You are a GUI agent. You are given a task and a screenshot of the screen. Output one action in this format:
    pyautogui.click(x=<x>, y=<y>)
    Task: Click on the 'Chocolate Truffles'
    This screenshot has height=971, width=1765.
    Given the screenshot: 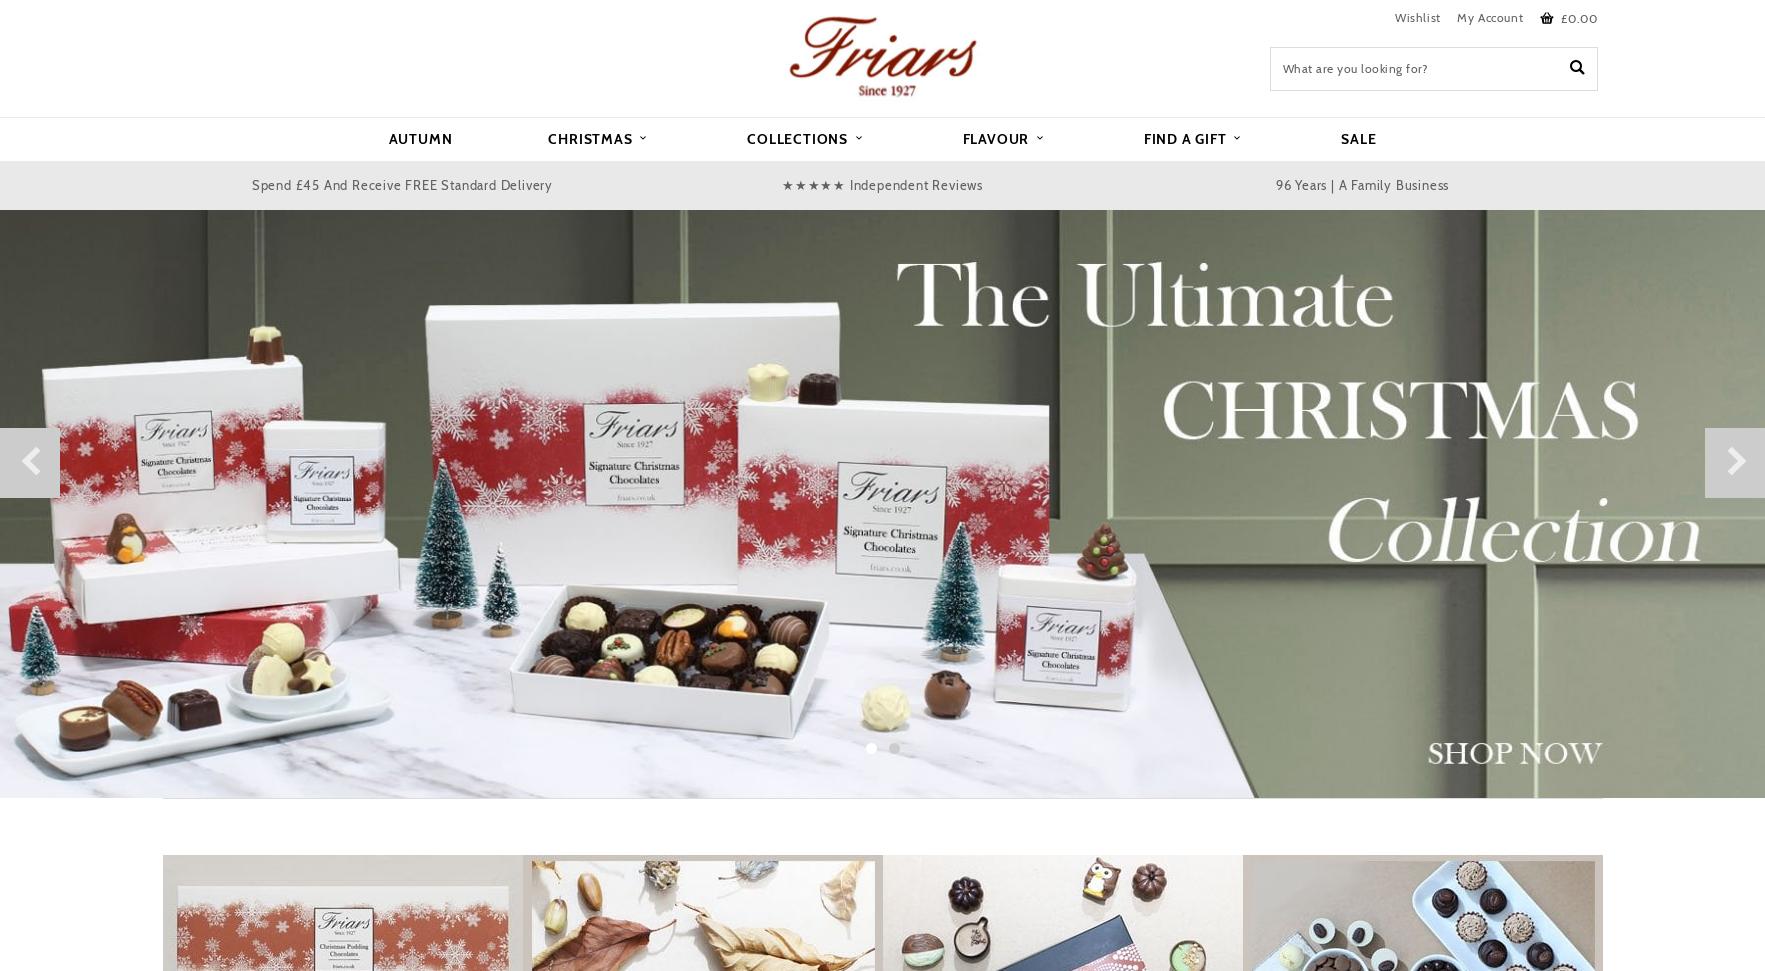 What is the action you would take?
    pyautogui.click(x=582, y=360)
    